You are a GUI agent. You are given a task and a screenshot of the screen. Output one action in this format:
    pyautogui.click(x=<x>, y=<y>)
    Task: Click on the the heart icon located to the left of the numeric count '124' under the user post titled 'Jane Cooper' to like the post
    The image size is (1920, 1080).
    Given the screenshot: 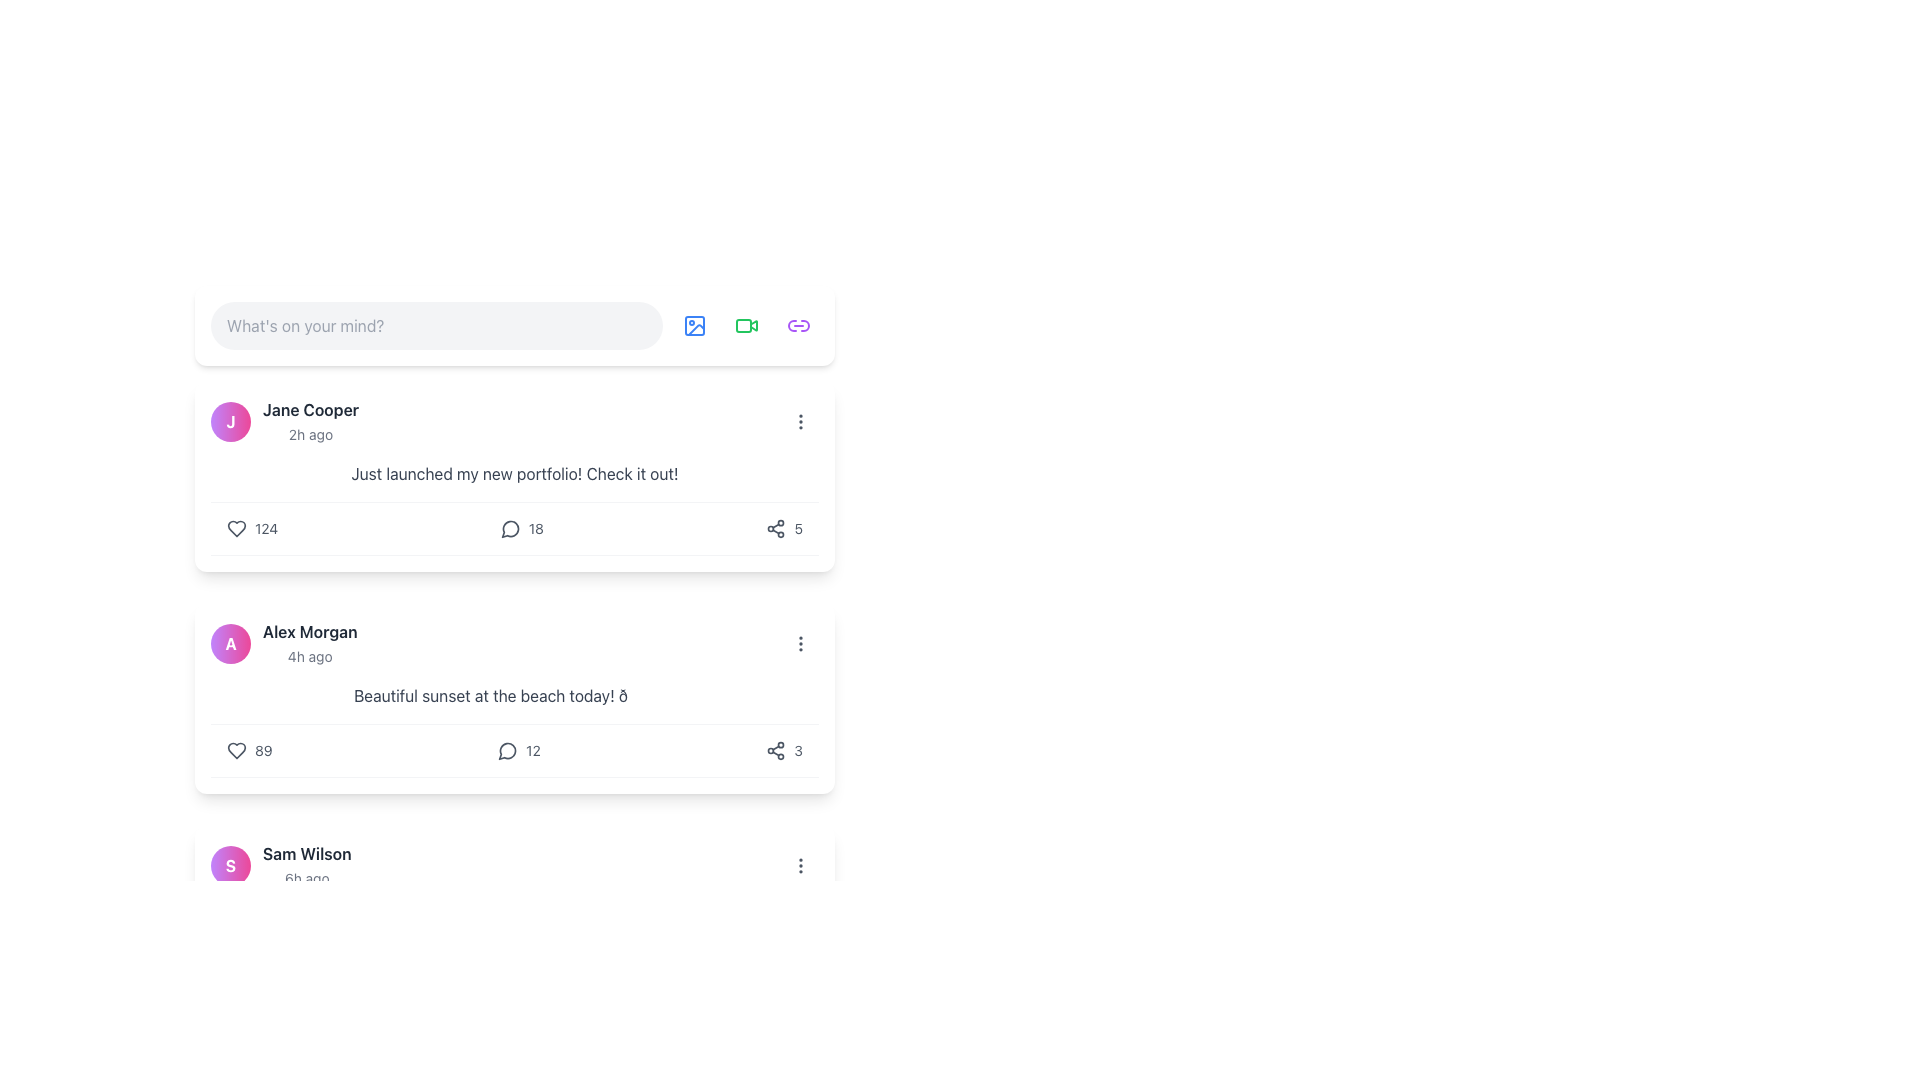 What is the action you would take?
    pyautogui.click(x=236, y=527)
    